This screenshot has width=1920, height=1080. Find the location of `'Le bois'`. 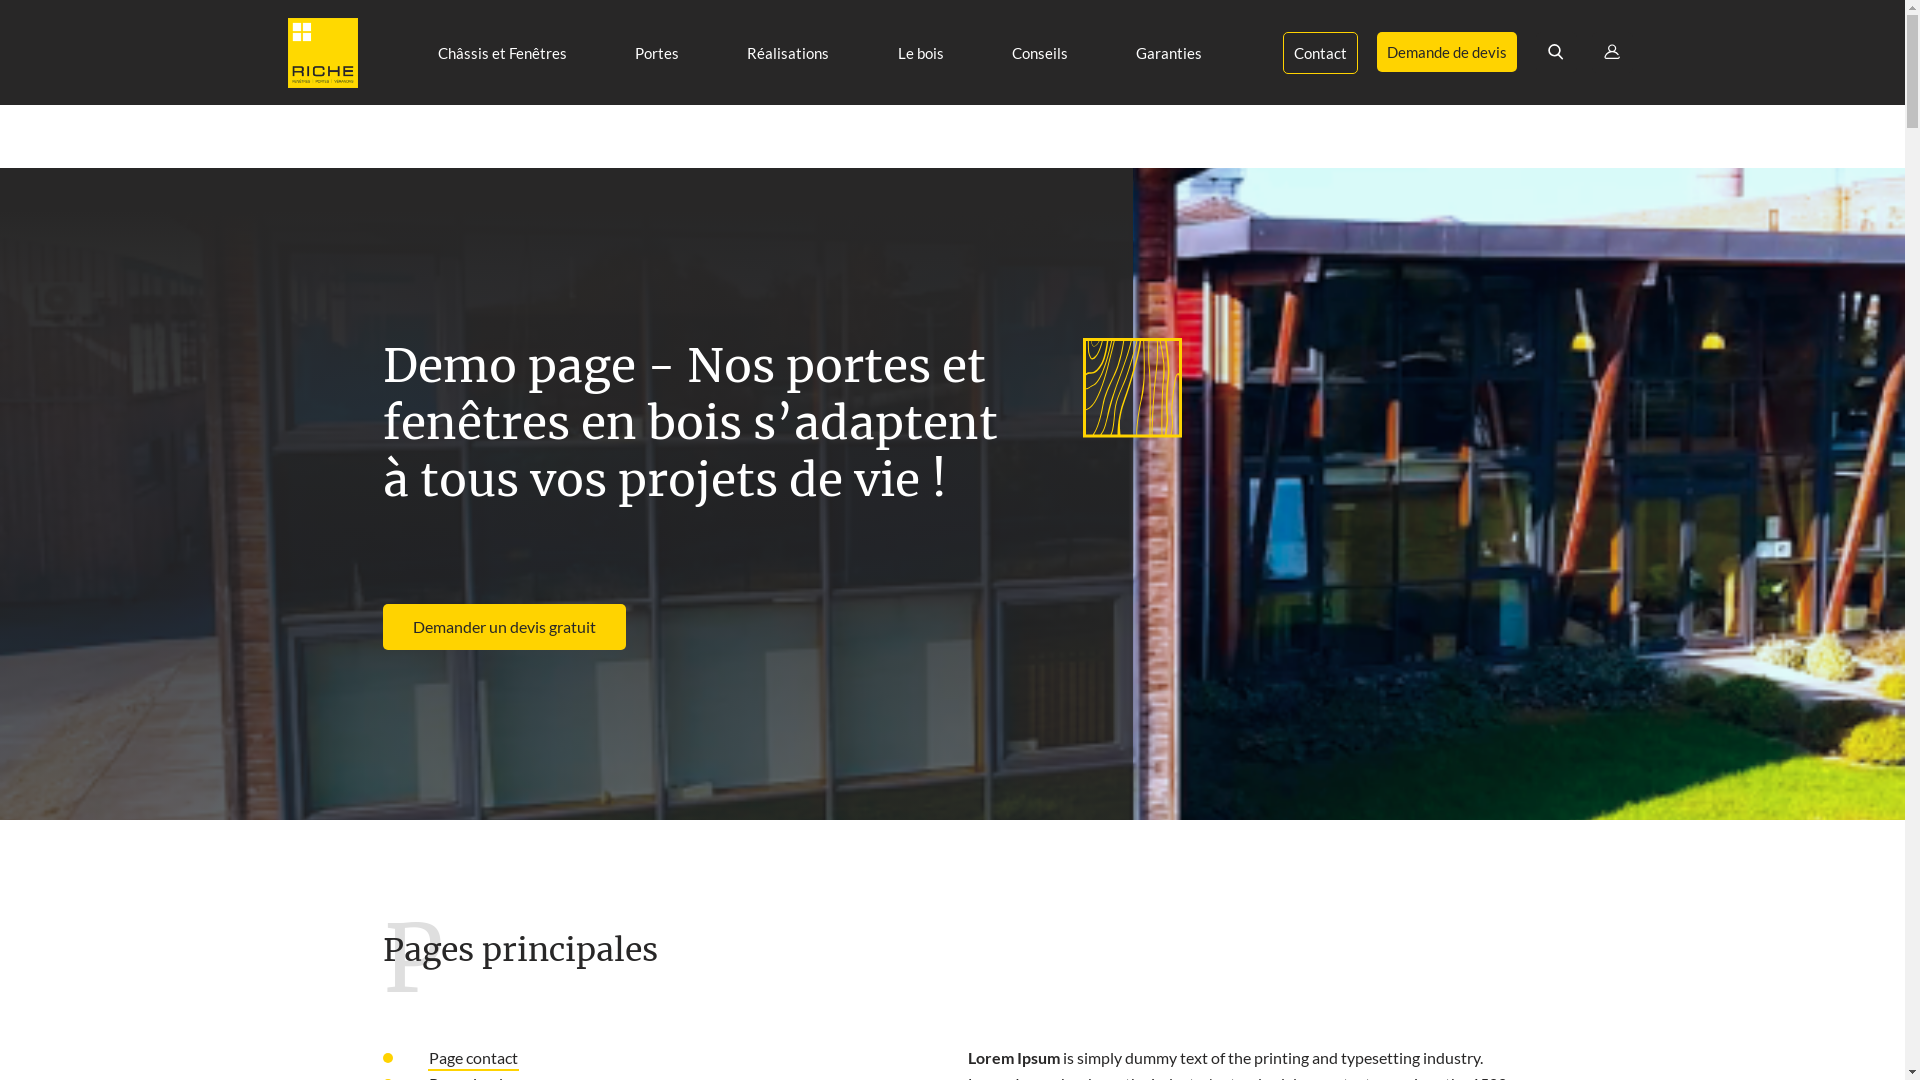

'Le bois' is located at coordinates (920, 52).